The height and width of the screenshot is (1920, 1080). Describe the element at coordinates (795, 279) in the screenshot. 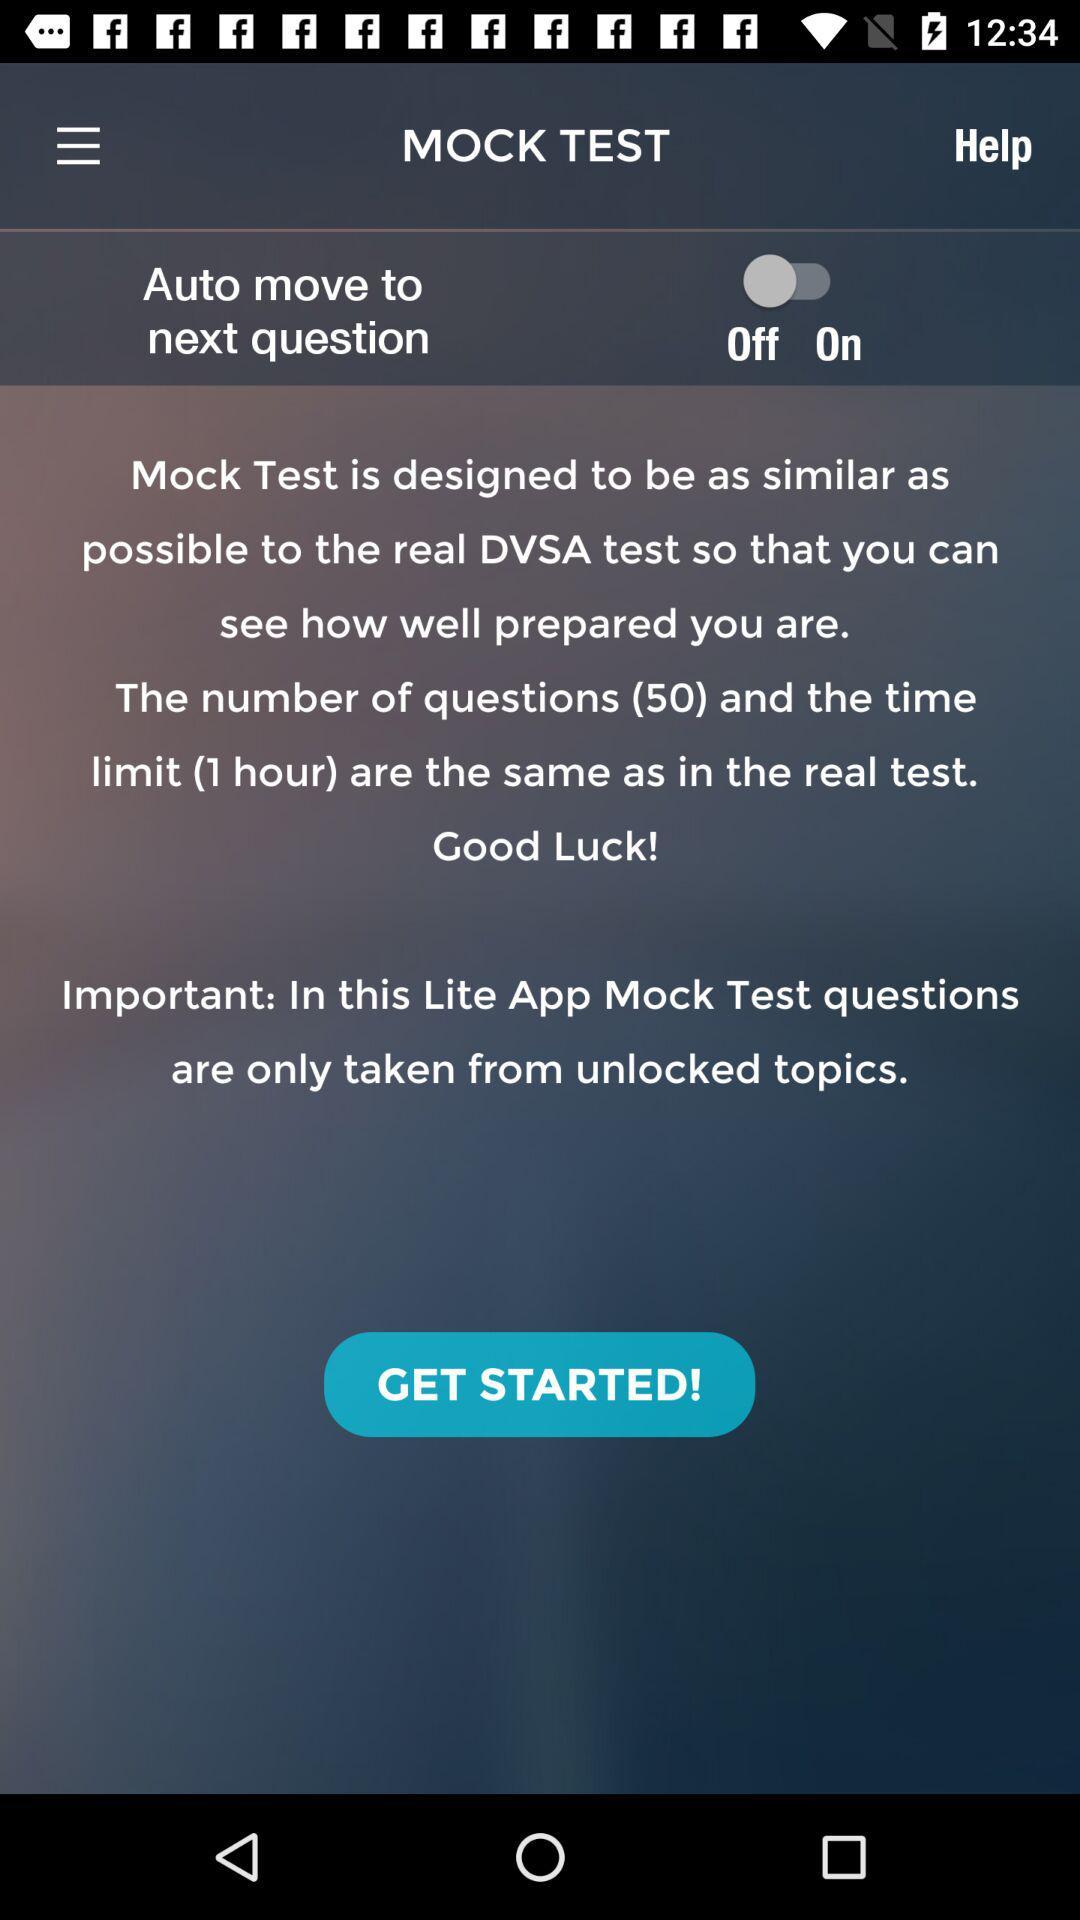

I see `switch on` at that location.